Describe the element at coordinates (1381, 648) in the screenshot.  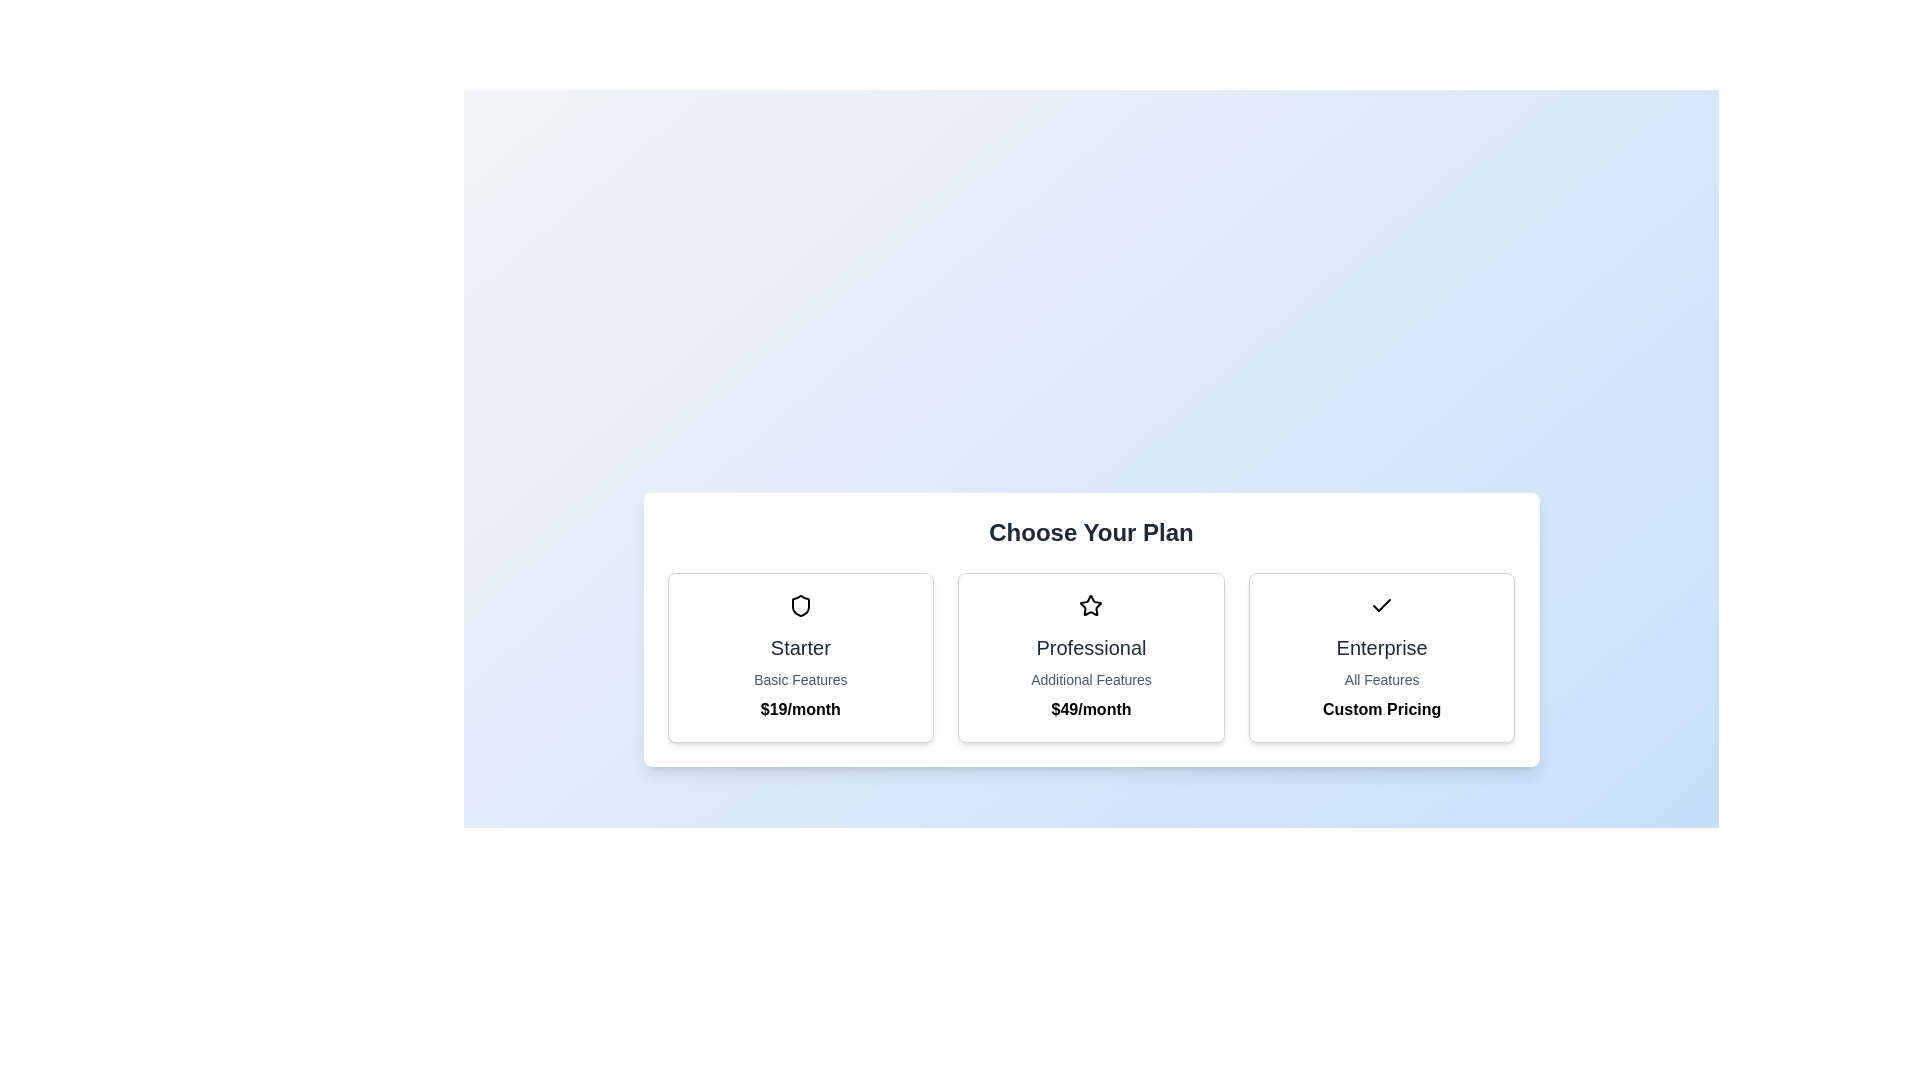
I see `the 'Enterprise' text label, which is styled with a large dark grey font, located at the top-center of the rightmost pricing card in a group of three cards` at that location.